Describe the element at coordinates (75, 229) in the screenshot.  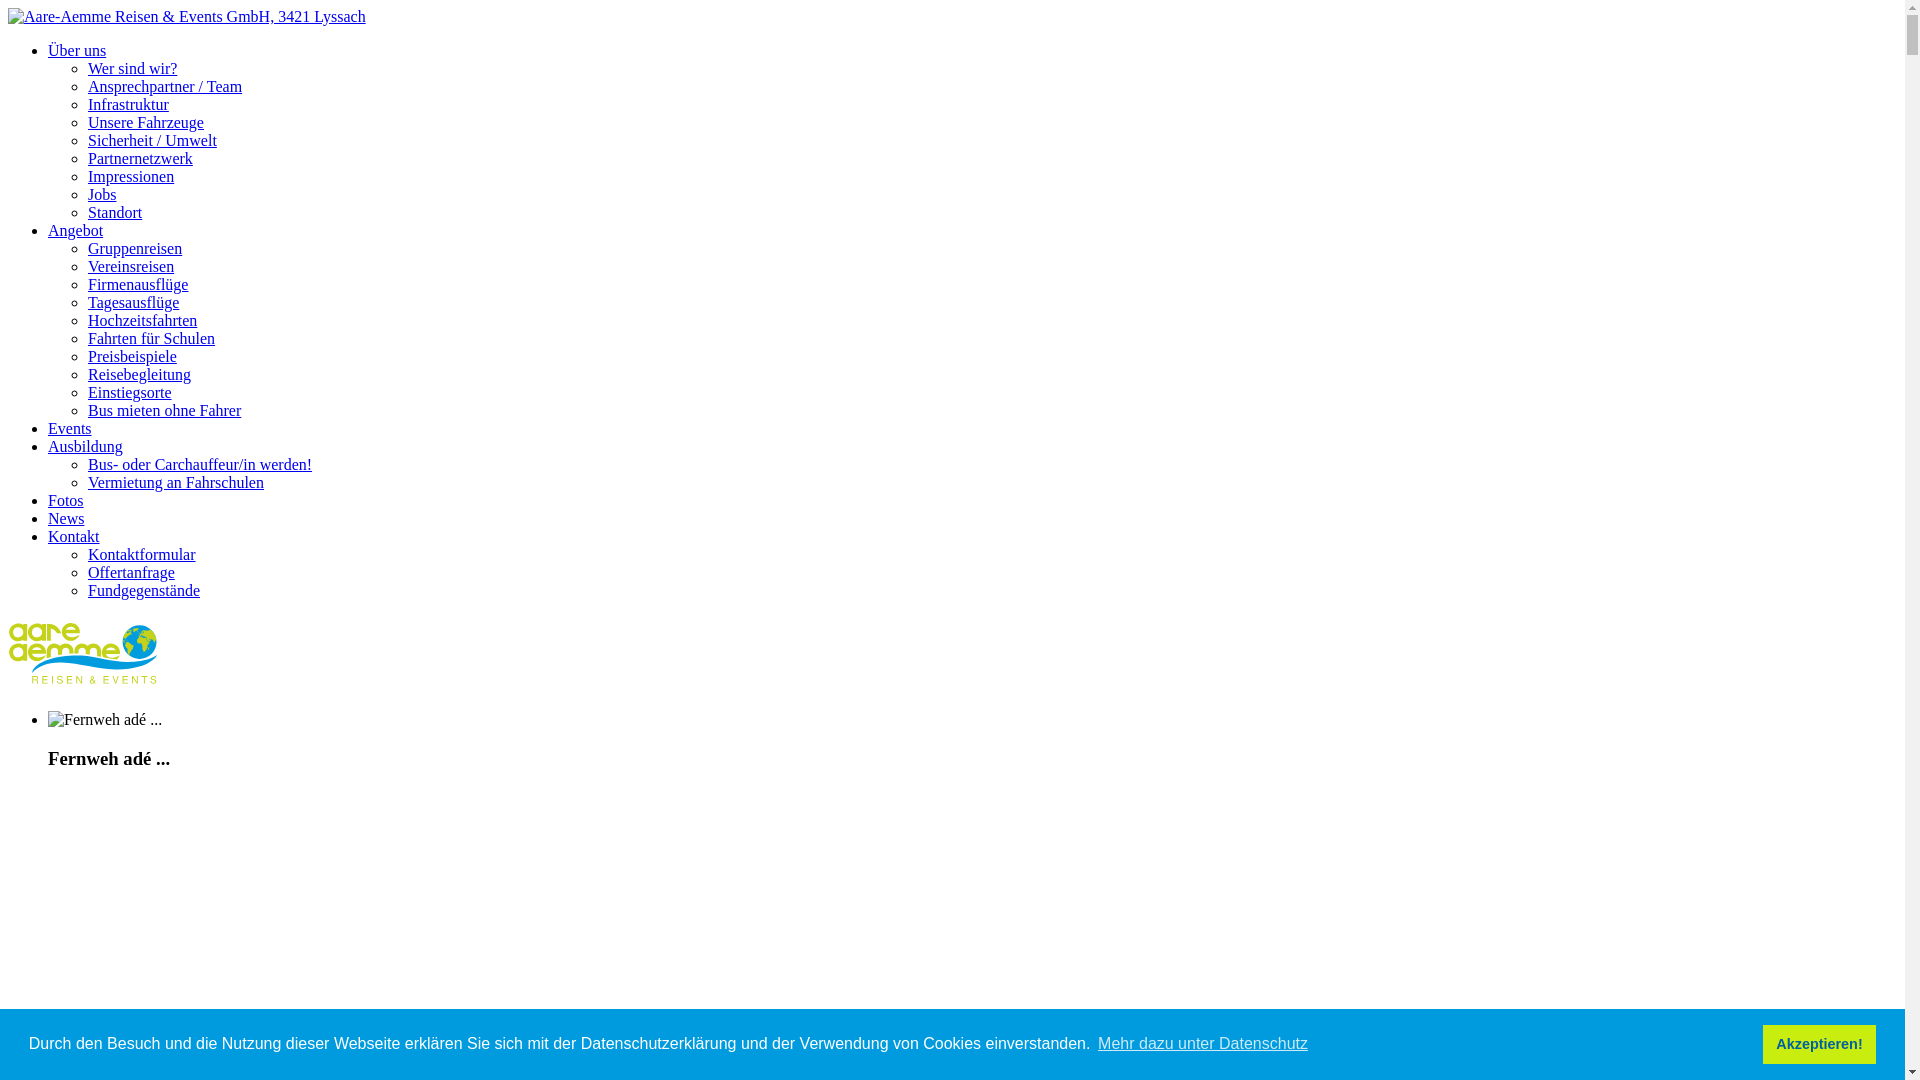
I see `'Angebot'` at that location.